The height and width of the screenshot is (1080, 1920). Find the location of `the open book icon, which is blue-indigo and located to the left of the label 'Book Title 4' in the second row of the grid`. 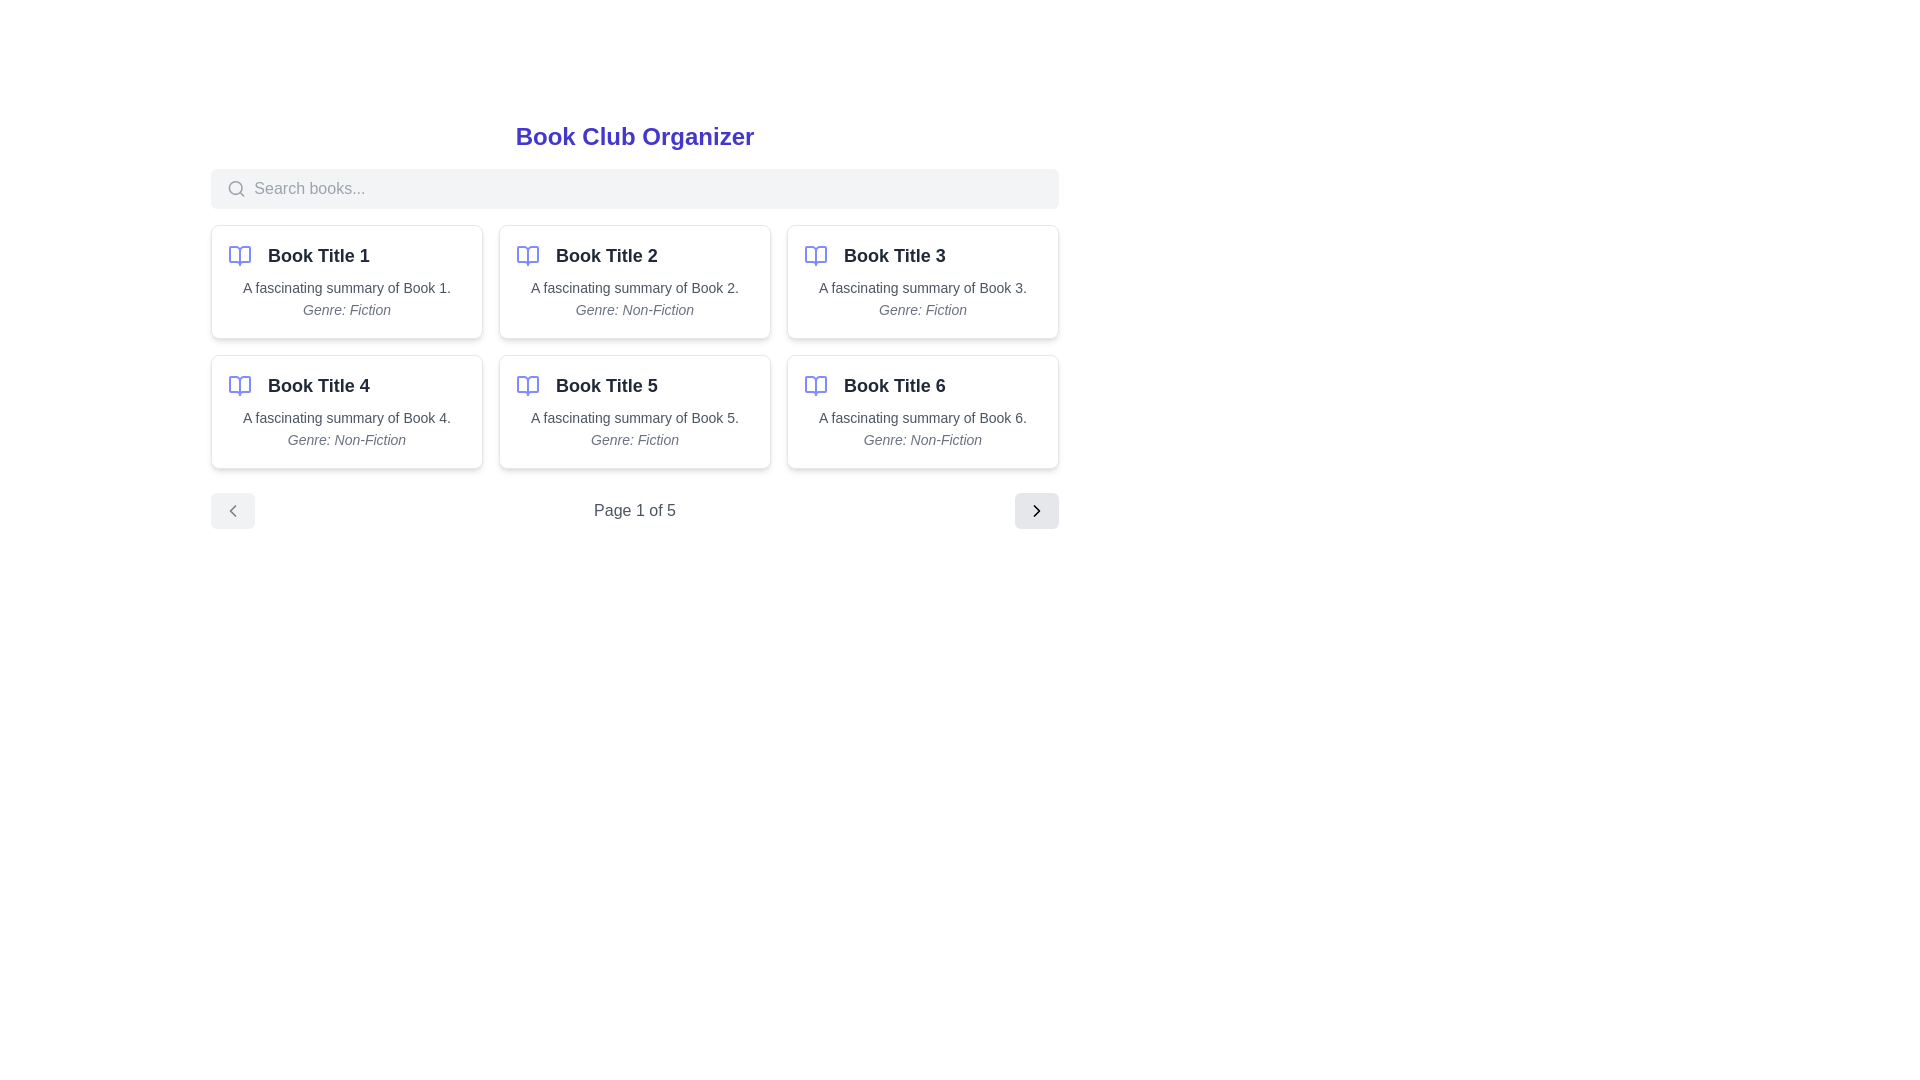

the open book icon, which is blue-indigo and located to the left of the label 'Book Title 4' in the second row of the grid is located at coordinates (240, 385).